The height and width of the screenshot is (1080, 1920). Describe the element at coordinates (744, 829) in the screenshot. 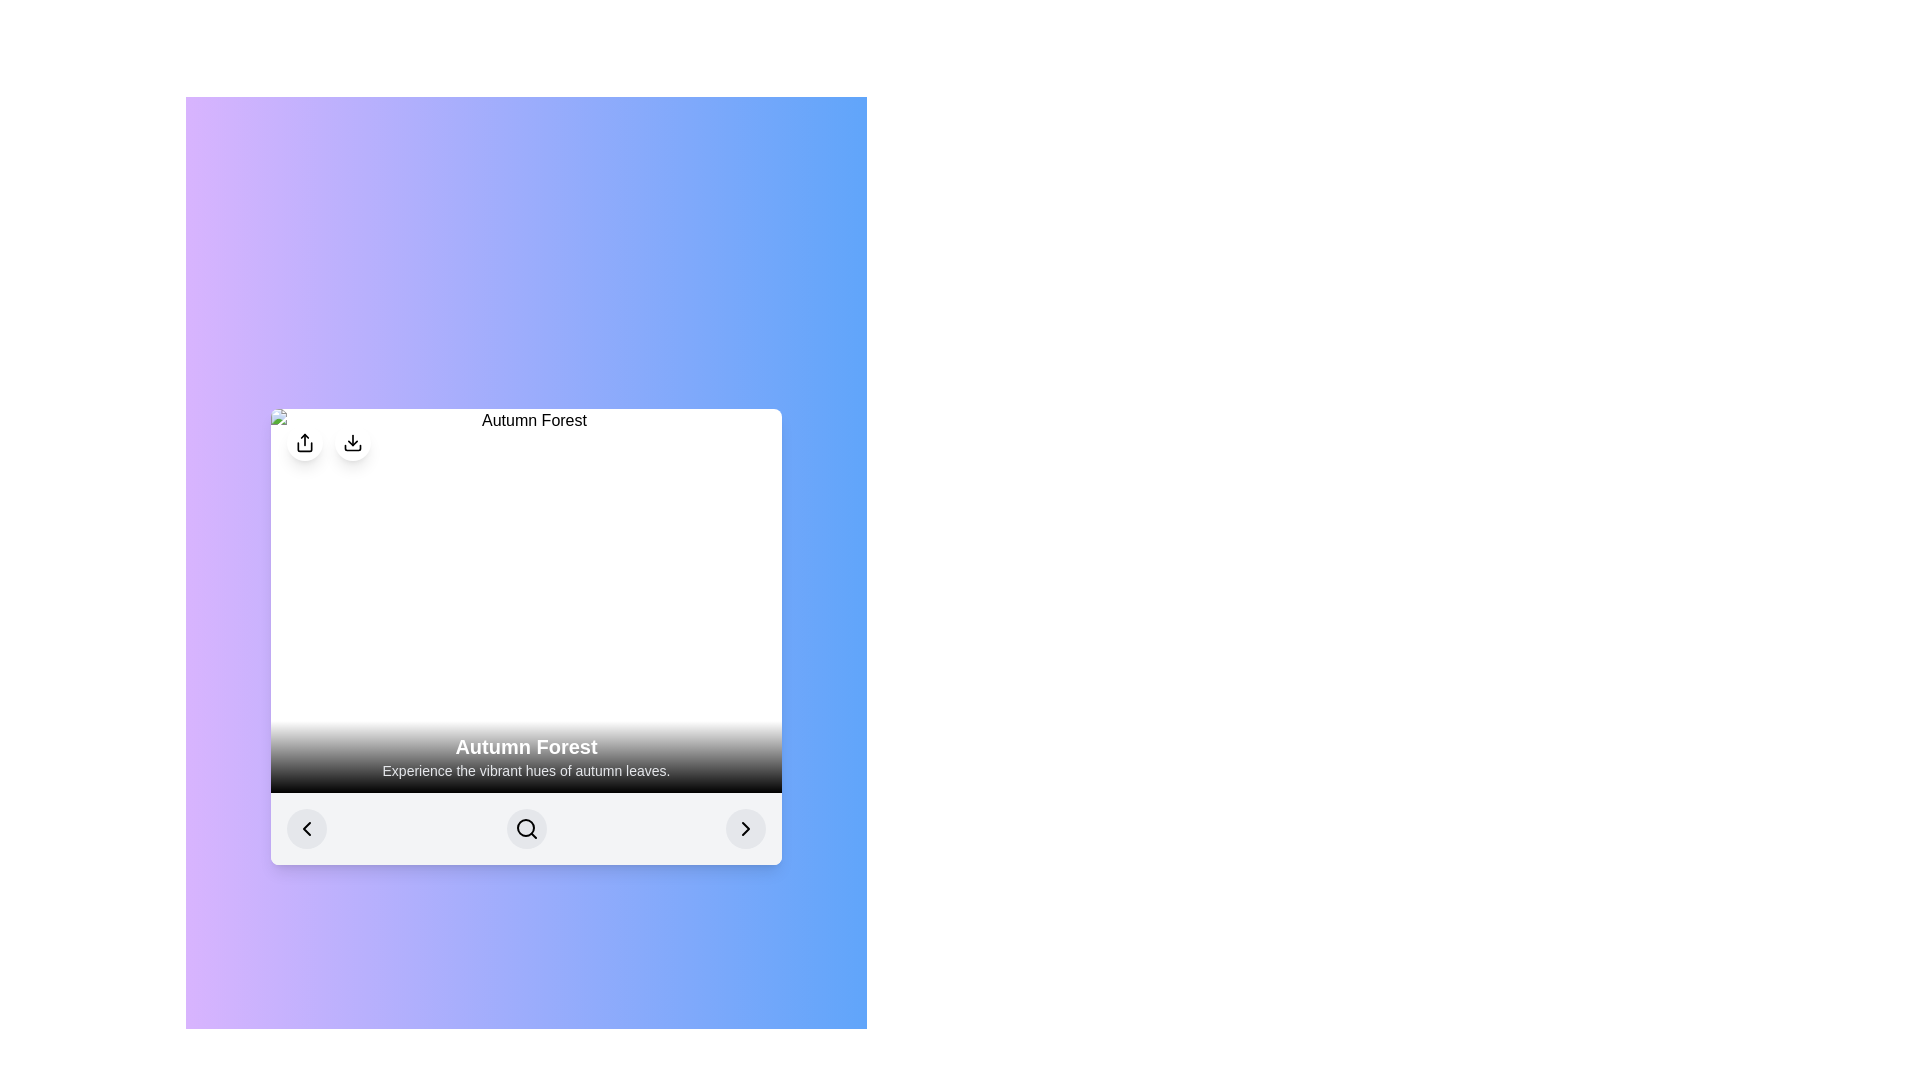

I see `the SVG icon embedded` at that location.